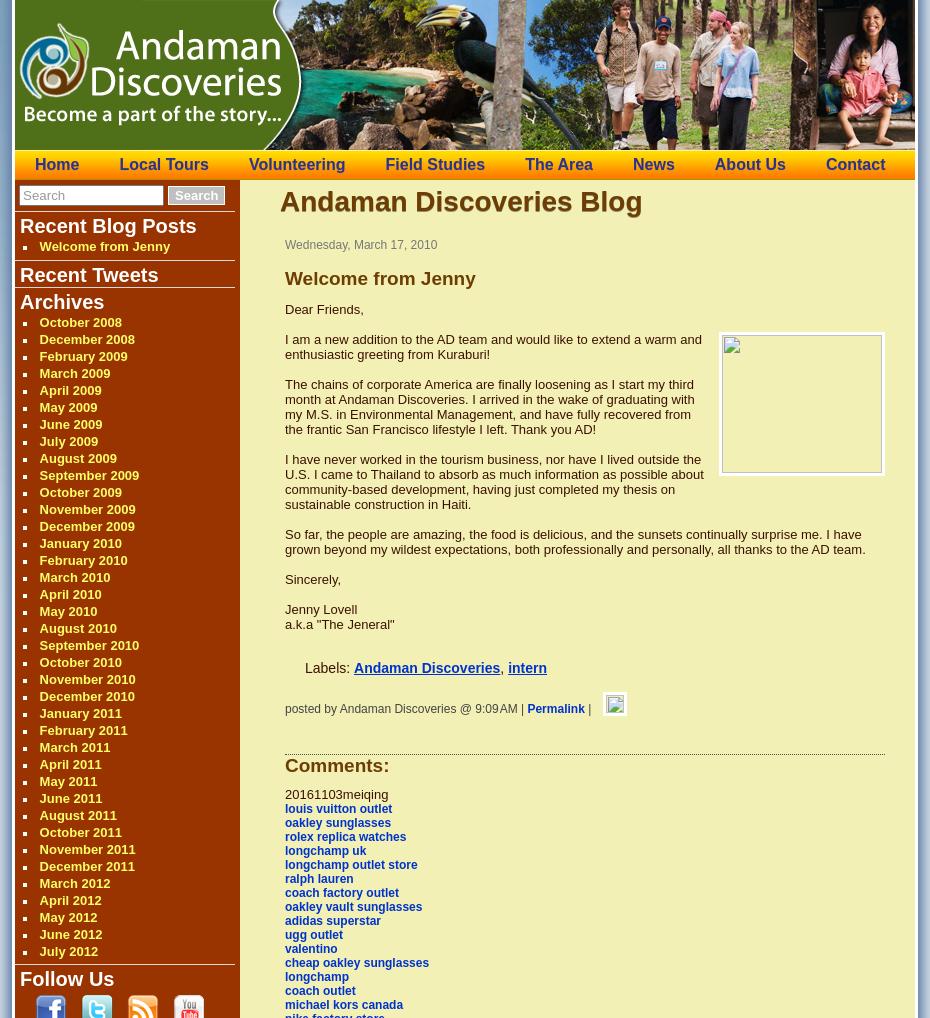 This screenshot has height=1018, width=930. What do you see at coordinates (18, 302) in the screenshot?
I see `'Archives'` at bounding box center [18, 302].